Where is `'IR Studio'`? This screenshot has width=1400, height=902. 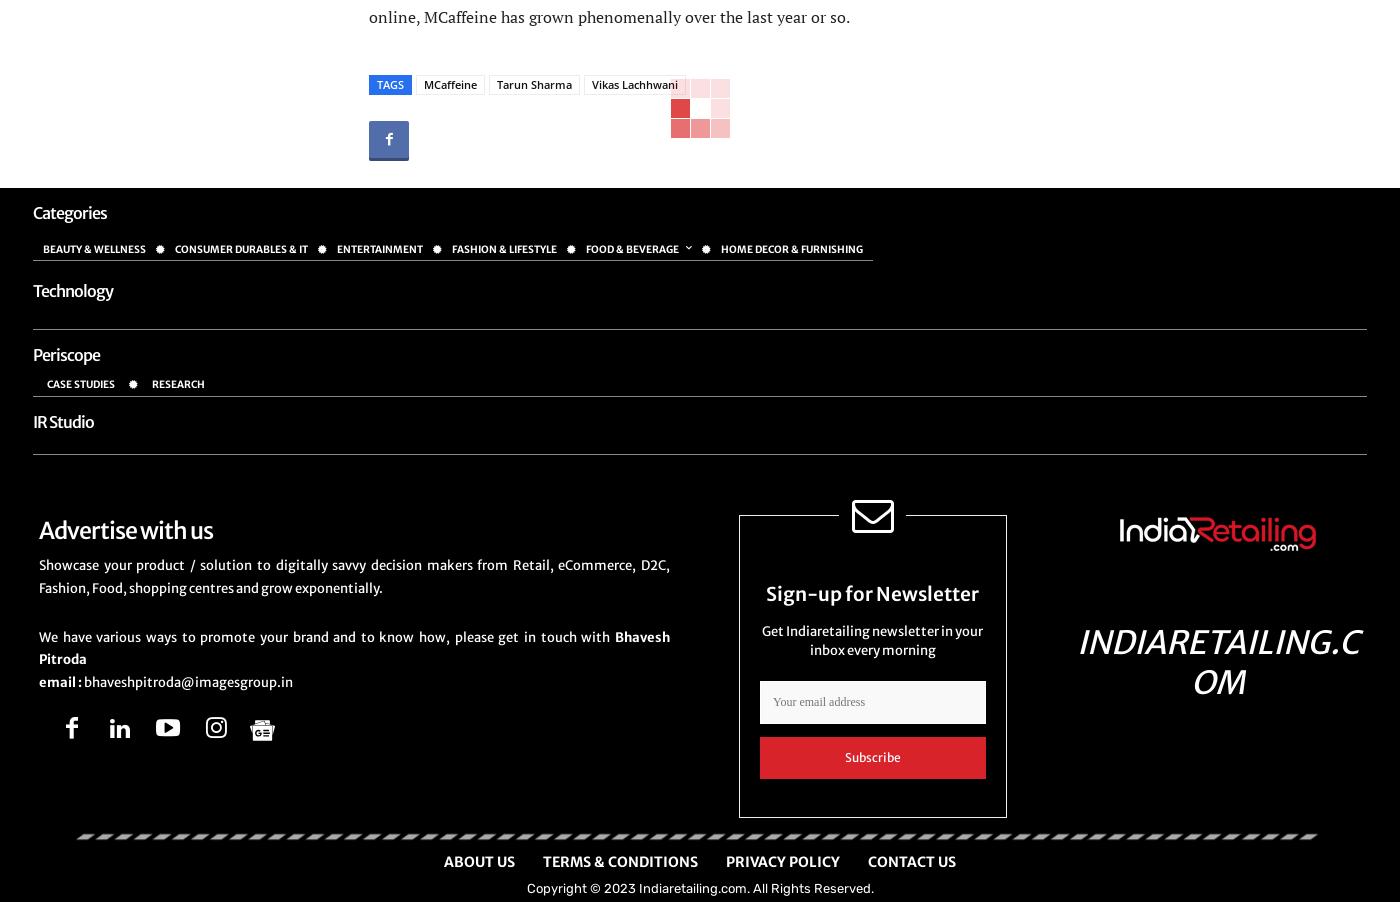 'IR Studio' is located at coordinates (63, 421).